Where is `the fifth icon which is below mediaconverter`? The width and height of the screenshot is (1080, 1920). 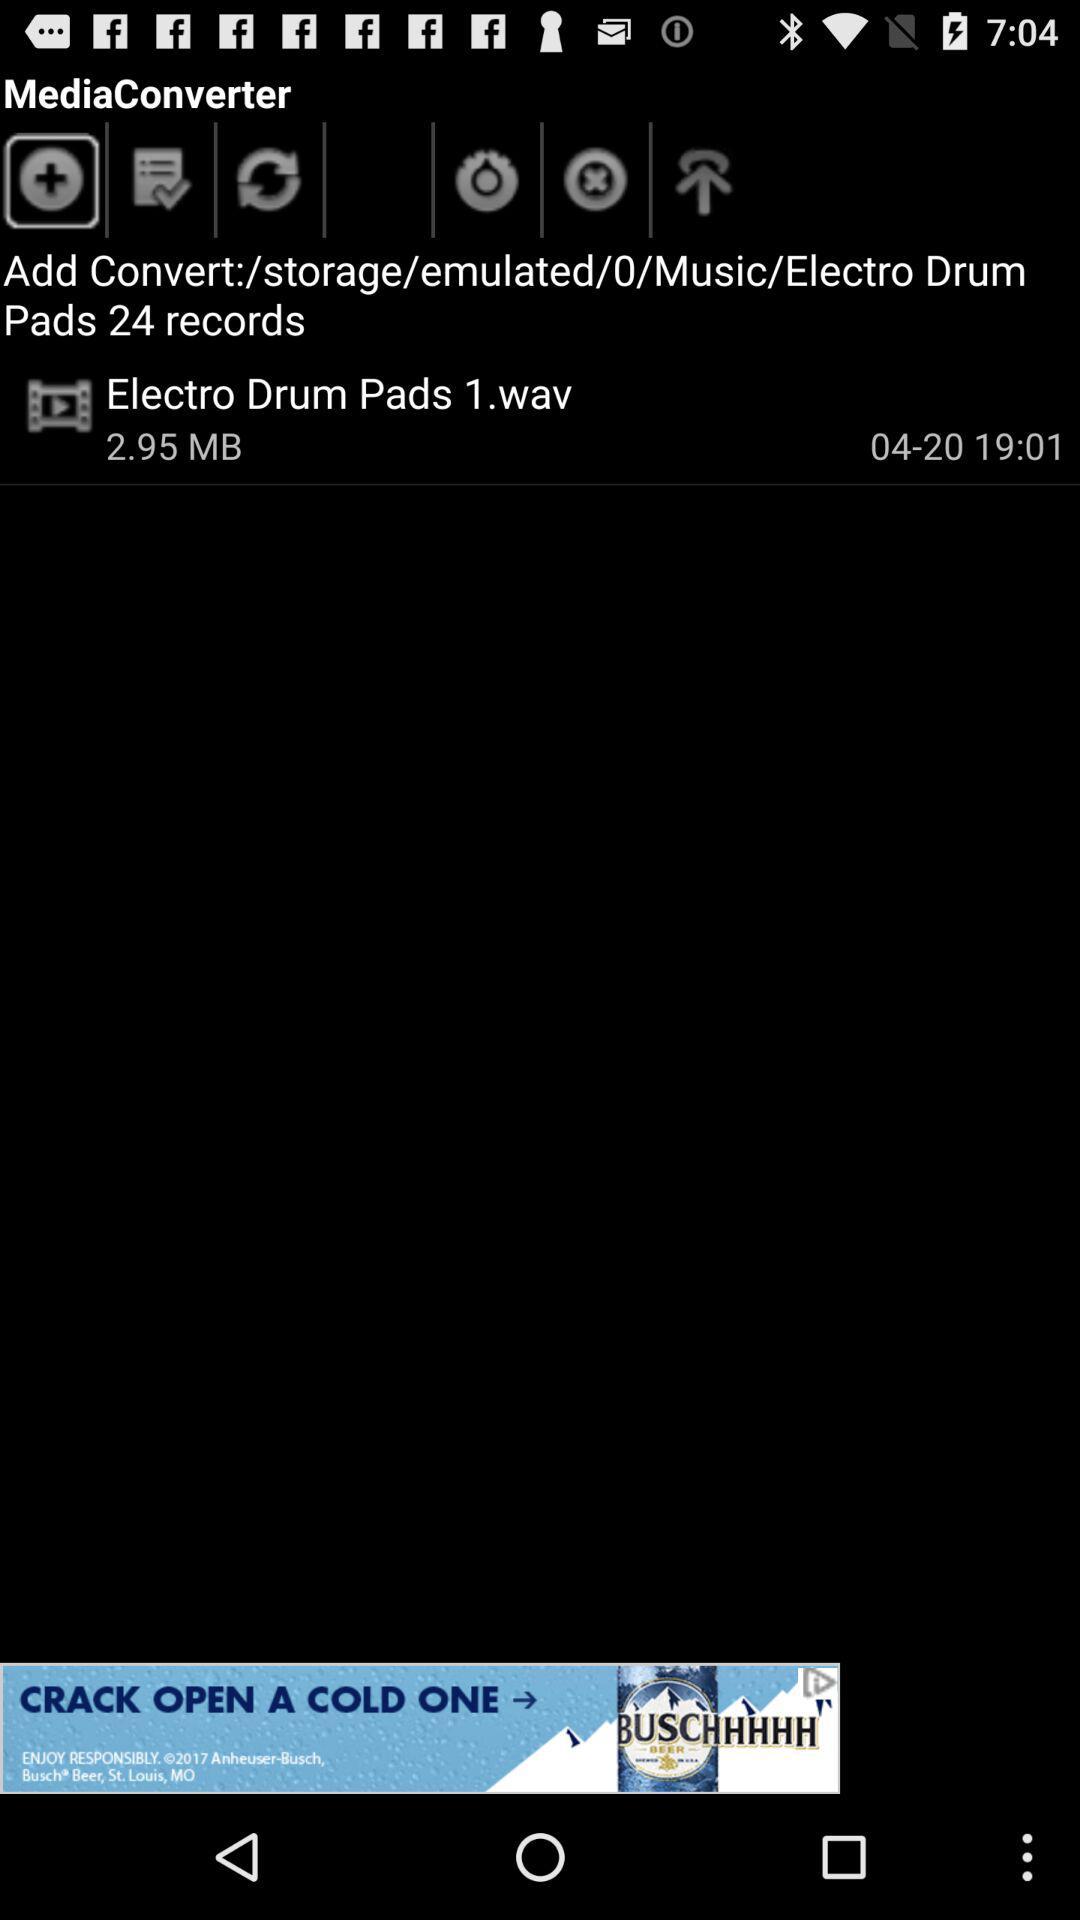 the fifth icon which is below mediaconverter is located at coordinates (595, 185).